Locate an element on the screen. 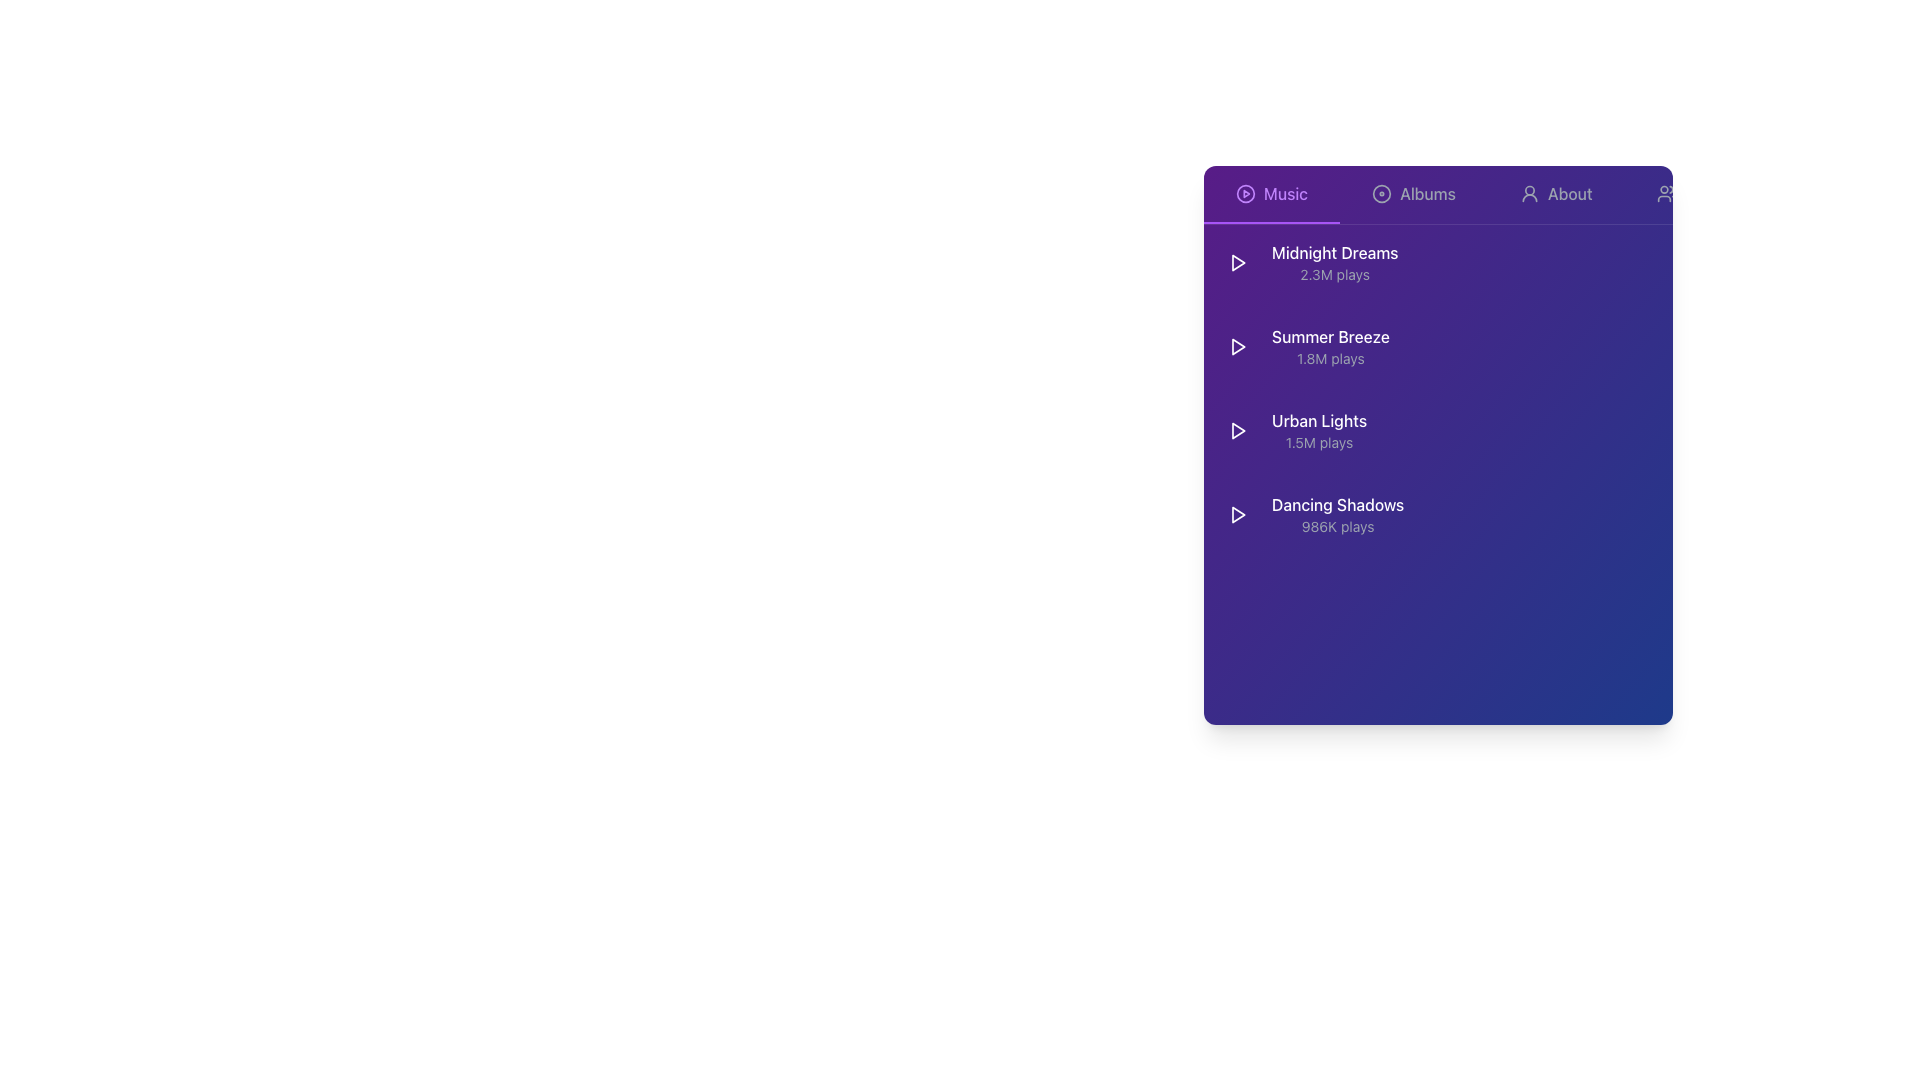 The height and width of the screenshot is (1080, 1920). the text label element indicating the play count of the content titled 'Urban Lights', located beneath the title in the middle column of the vertically-oriented list is located at coordinates (1319, 442).